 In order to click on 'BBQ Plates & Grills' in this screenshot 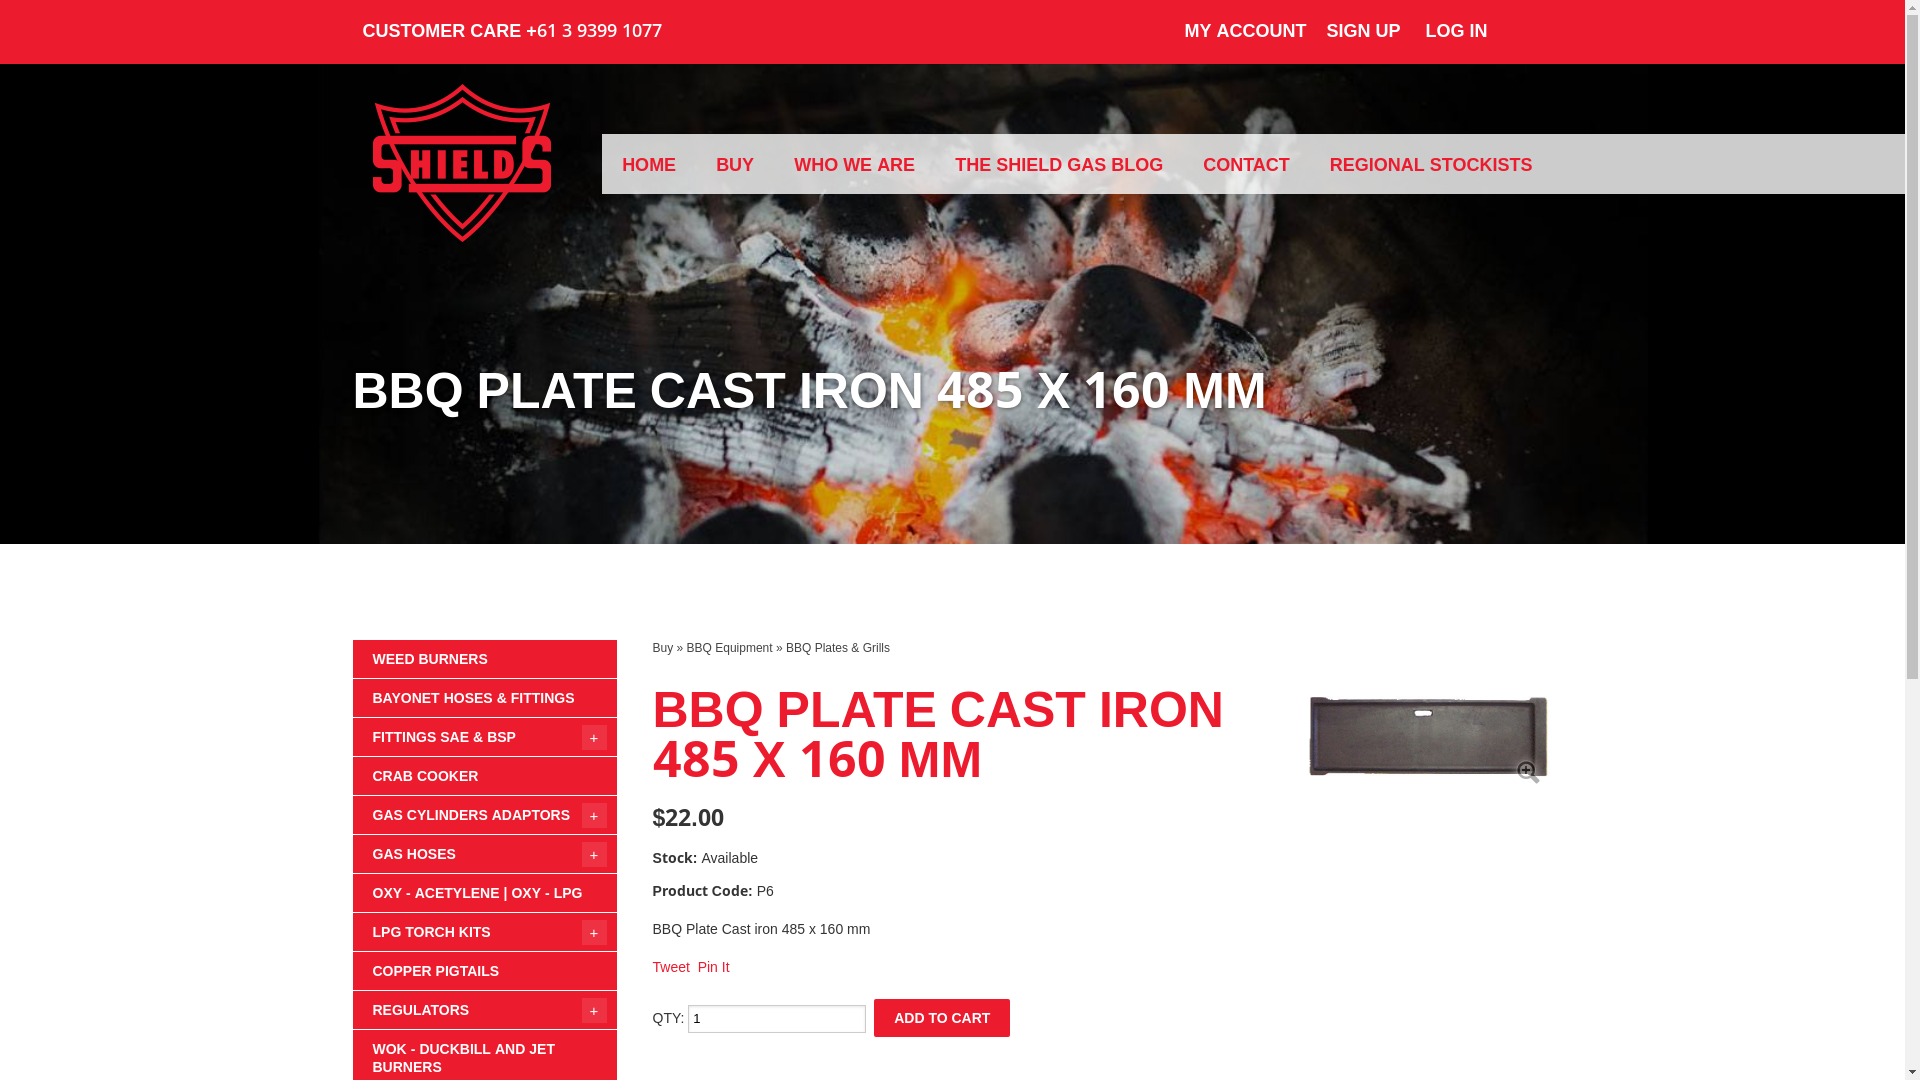, I will do `click(785, 648)`.